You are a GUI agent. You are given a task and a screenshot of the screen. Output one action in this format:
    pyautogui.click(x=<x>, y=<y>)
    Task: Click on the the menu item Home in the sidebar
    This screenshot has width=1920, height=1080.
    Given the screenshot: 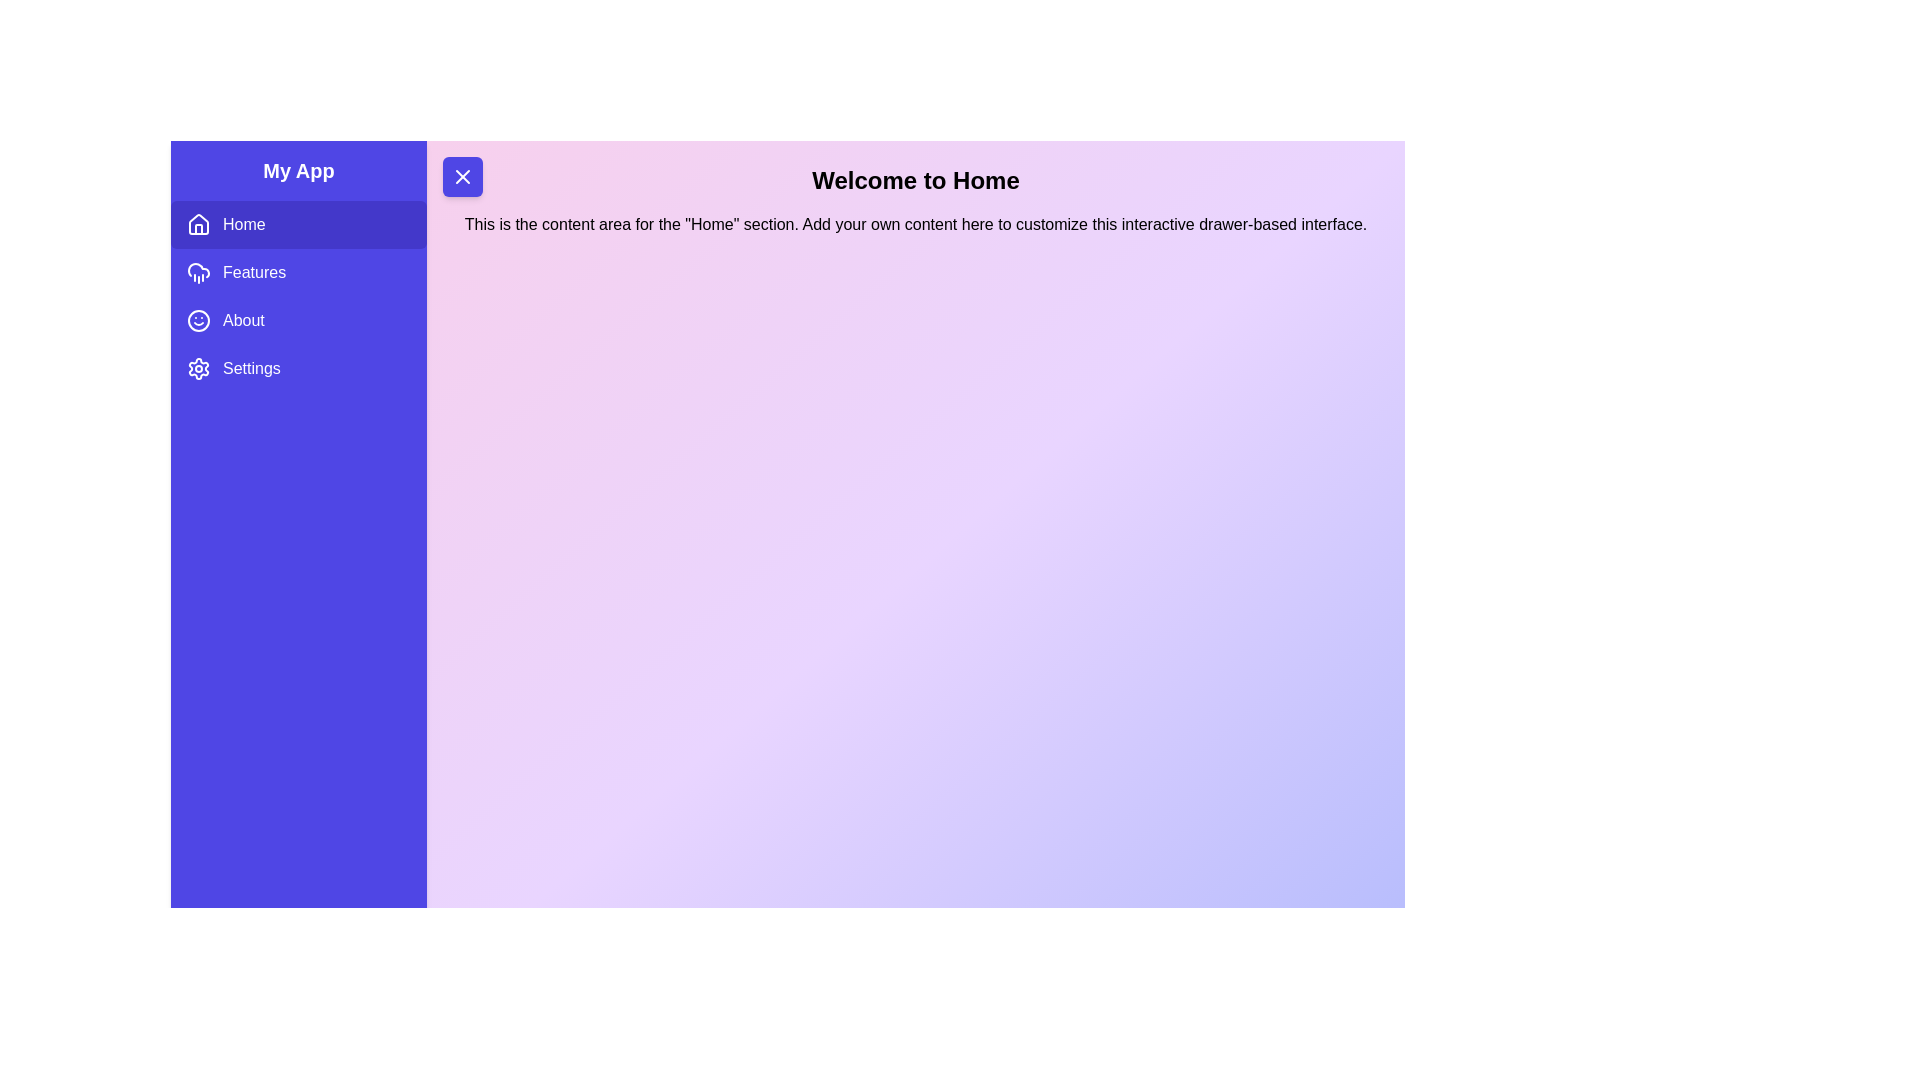 What is the action you would take?
    pyautogui.click(x=297, y=224)
    